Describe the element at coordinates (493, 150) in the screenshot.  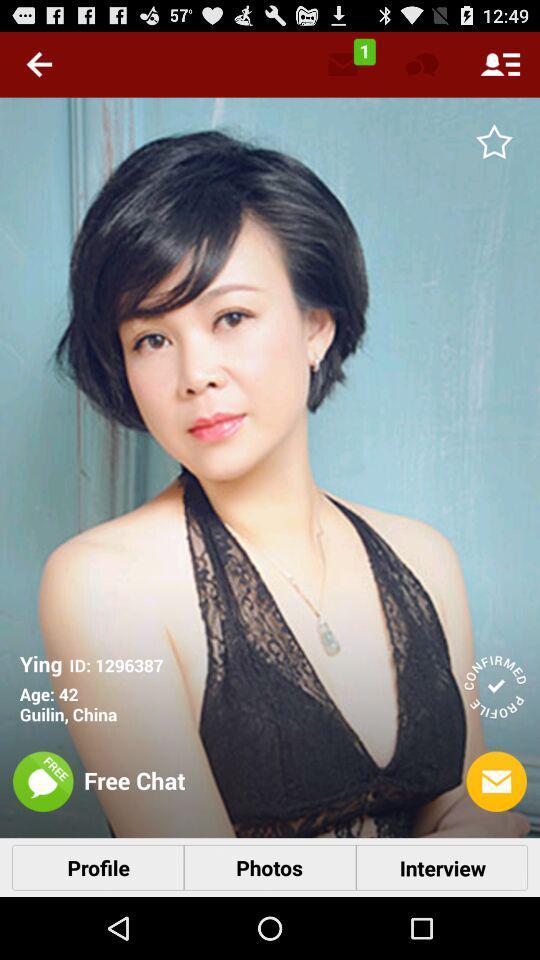
I see `the star icon` at that location.